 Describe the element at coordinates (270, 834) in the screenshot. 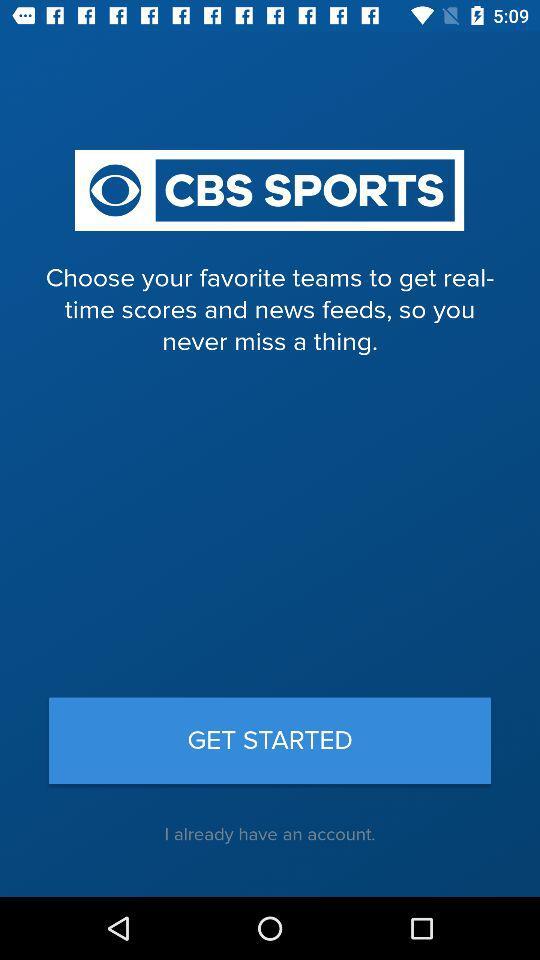

I see `i already have` at that location.